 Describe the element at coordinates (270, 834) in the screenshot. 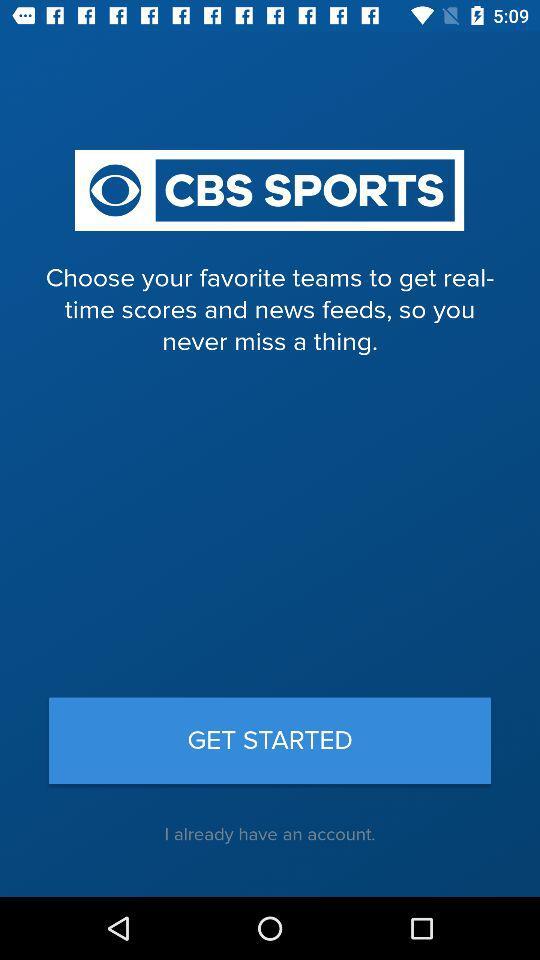

I see `i already have` at that location.